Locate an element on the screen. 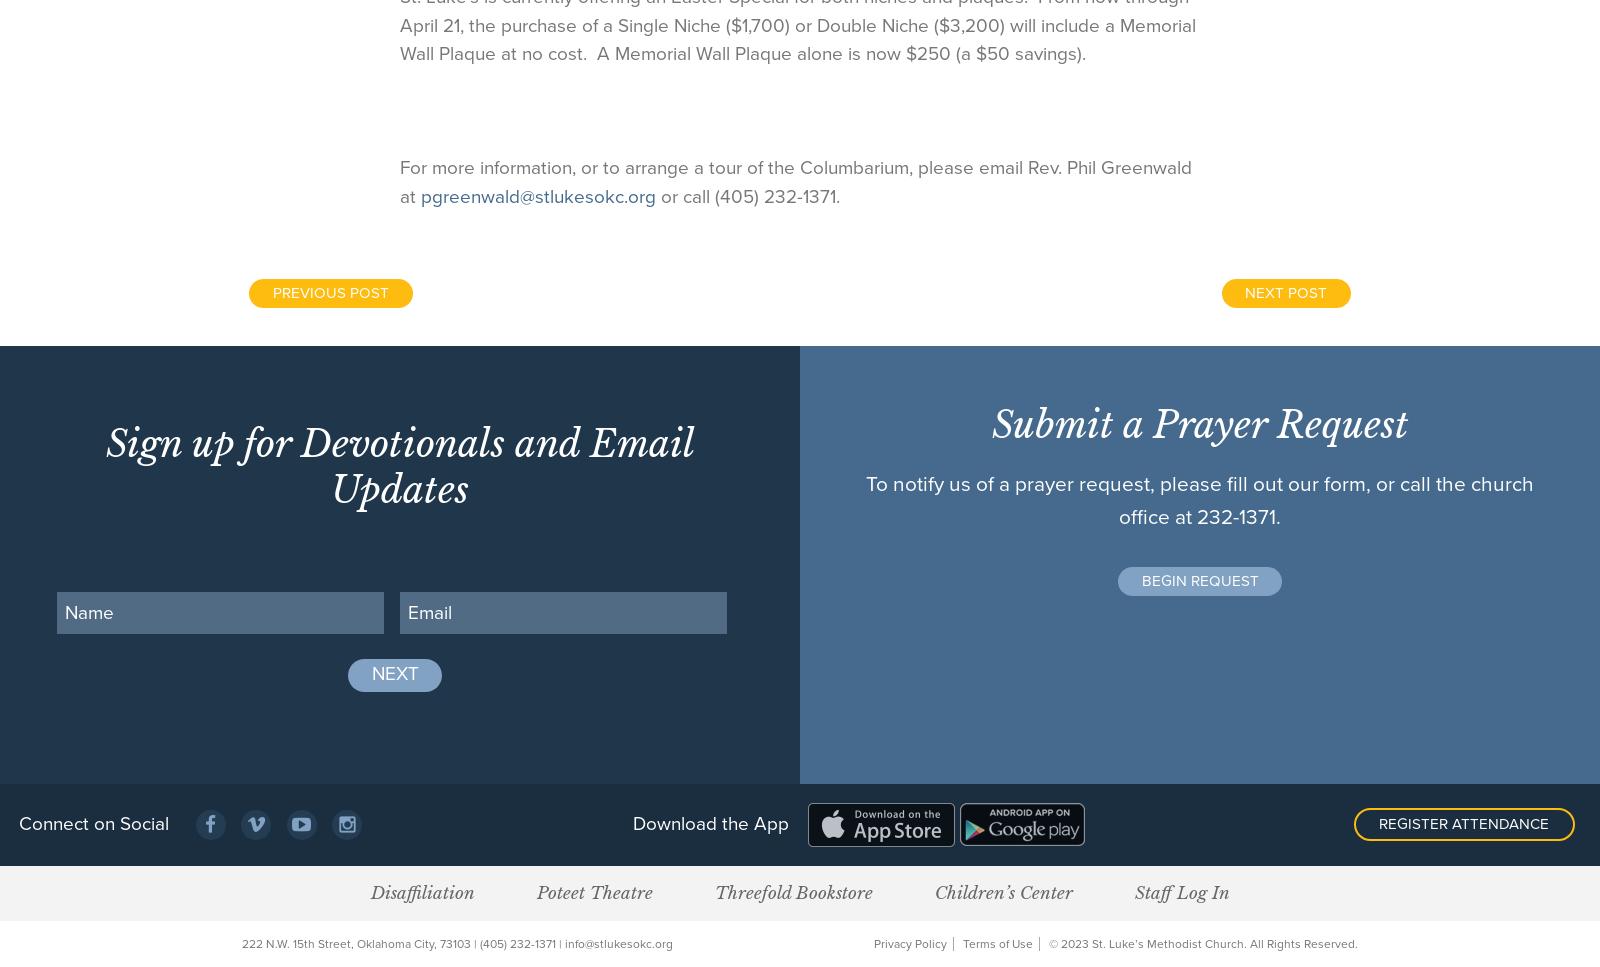  '232-1371.' is located at coordinates (1238, 516).